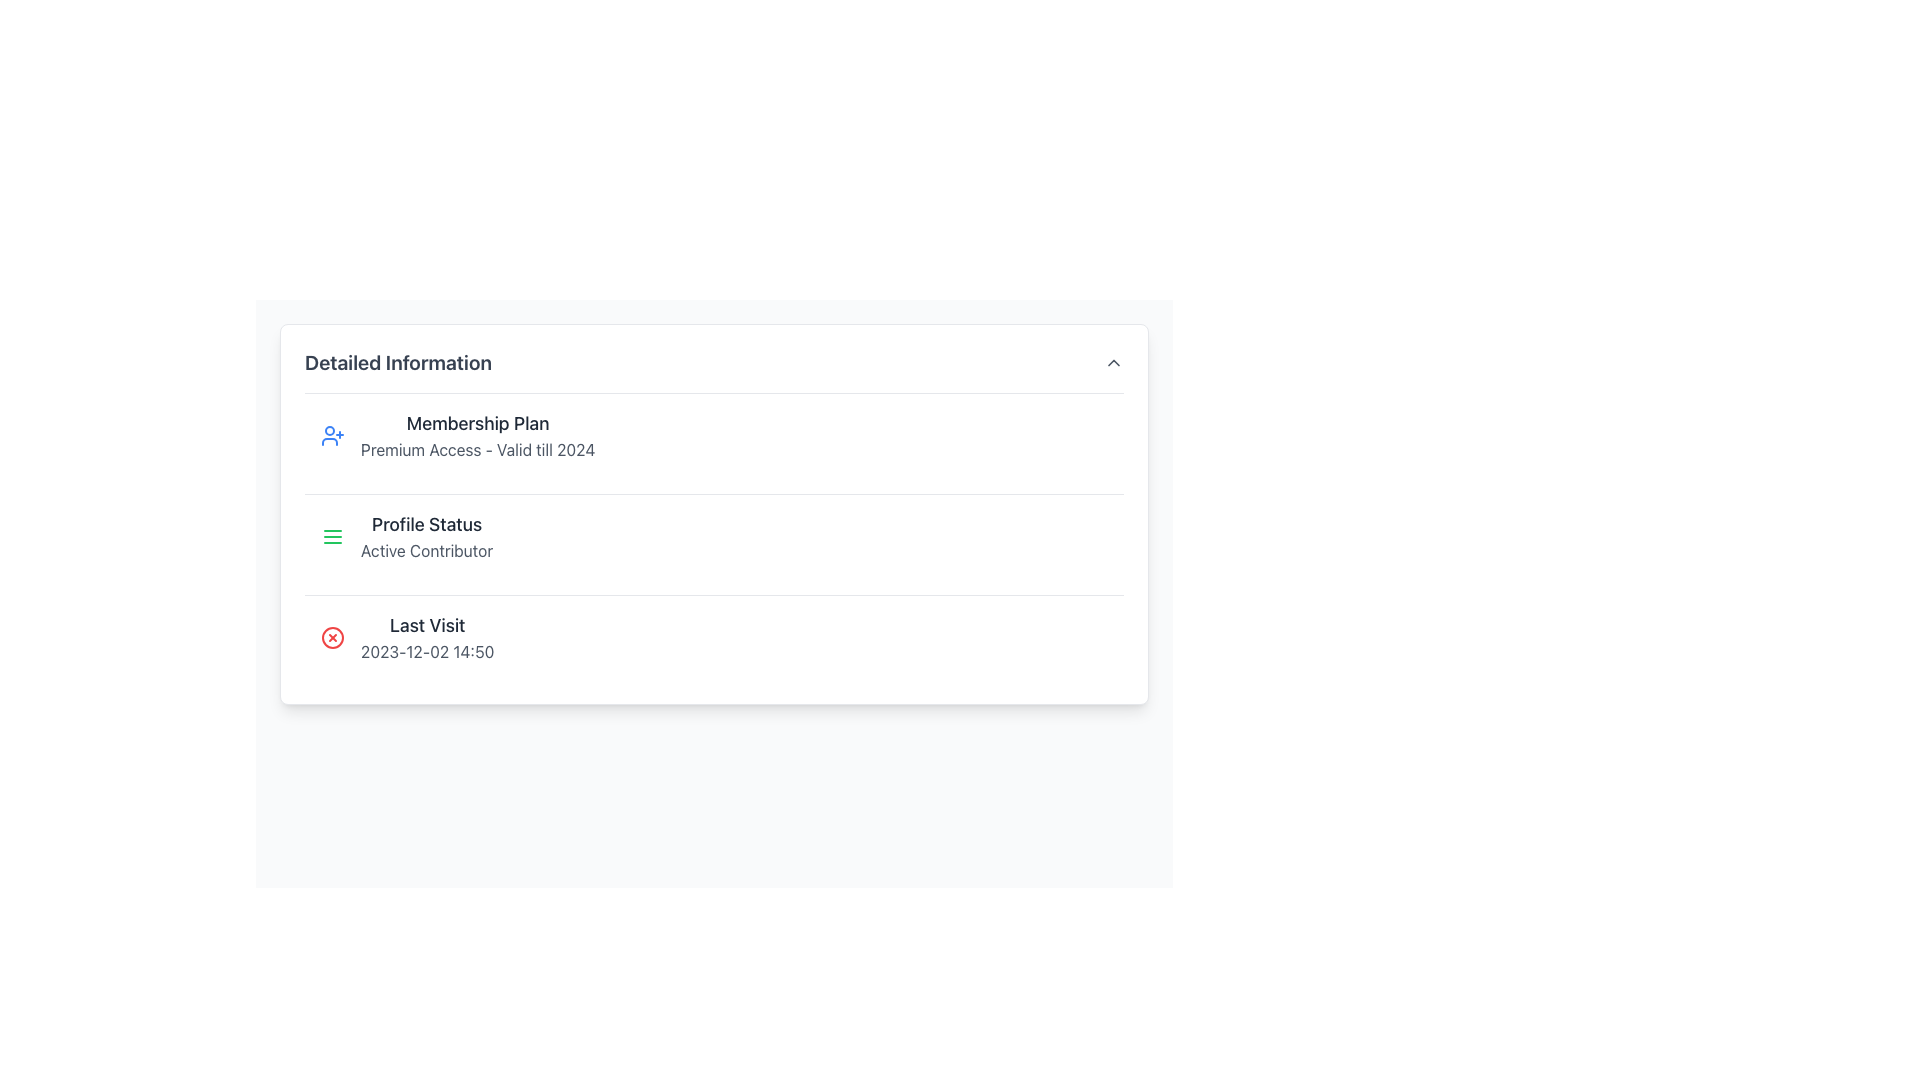 Image resolution: width=1920 pixels, height=1080 pixels. Describe the element at coordinates (332, 637) in the screenshot. I see `the SVG circle graphic that visually represents a 'close' or 'cancel' function, located at the bottom-left corner of the card section labeled 'Last Visit'` at that location.